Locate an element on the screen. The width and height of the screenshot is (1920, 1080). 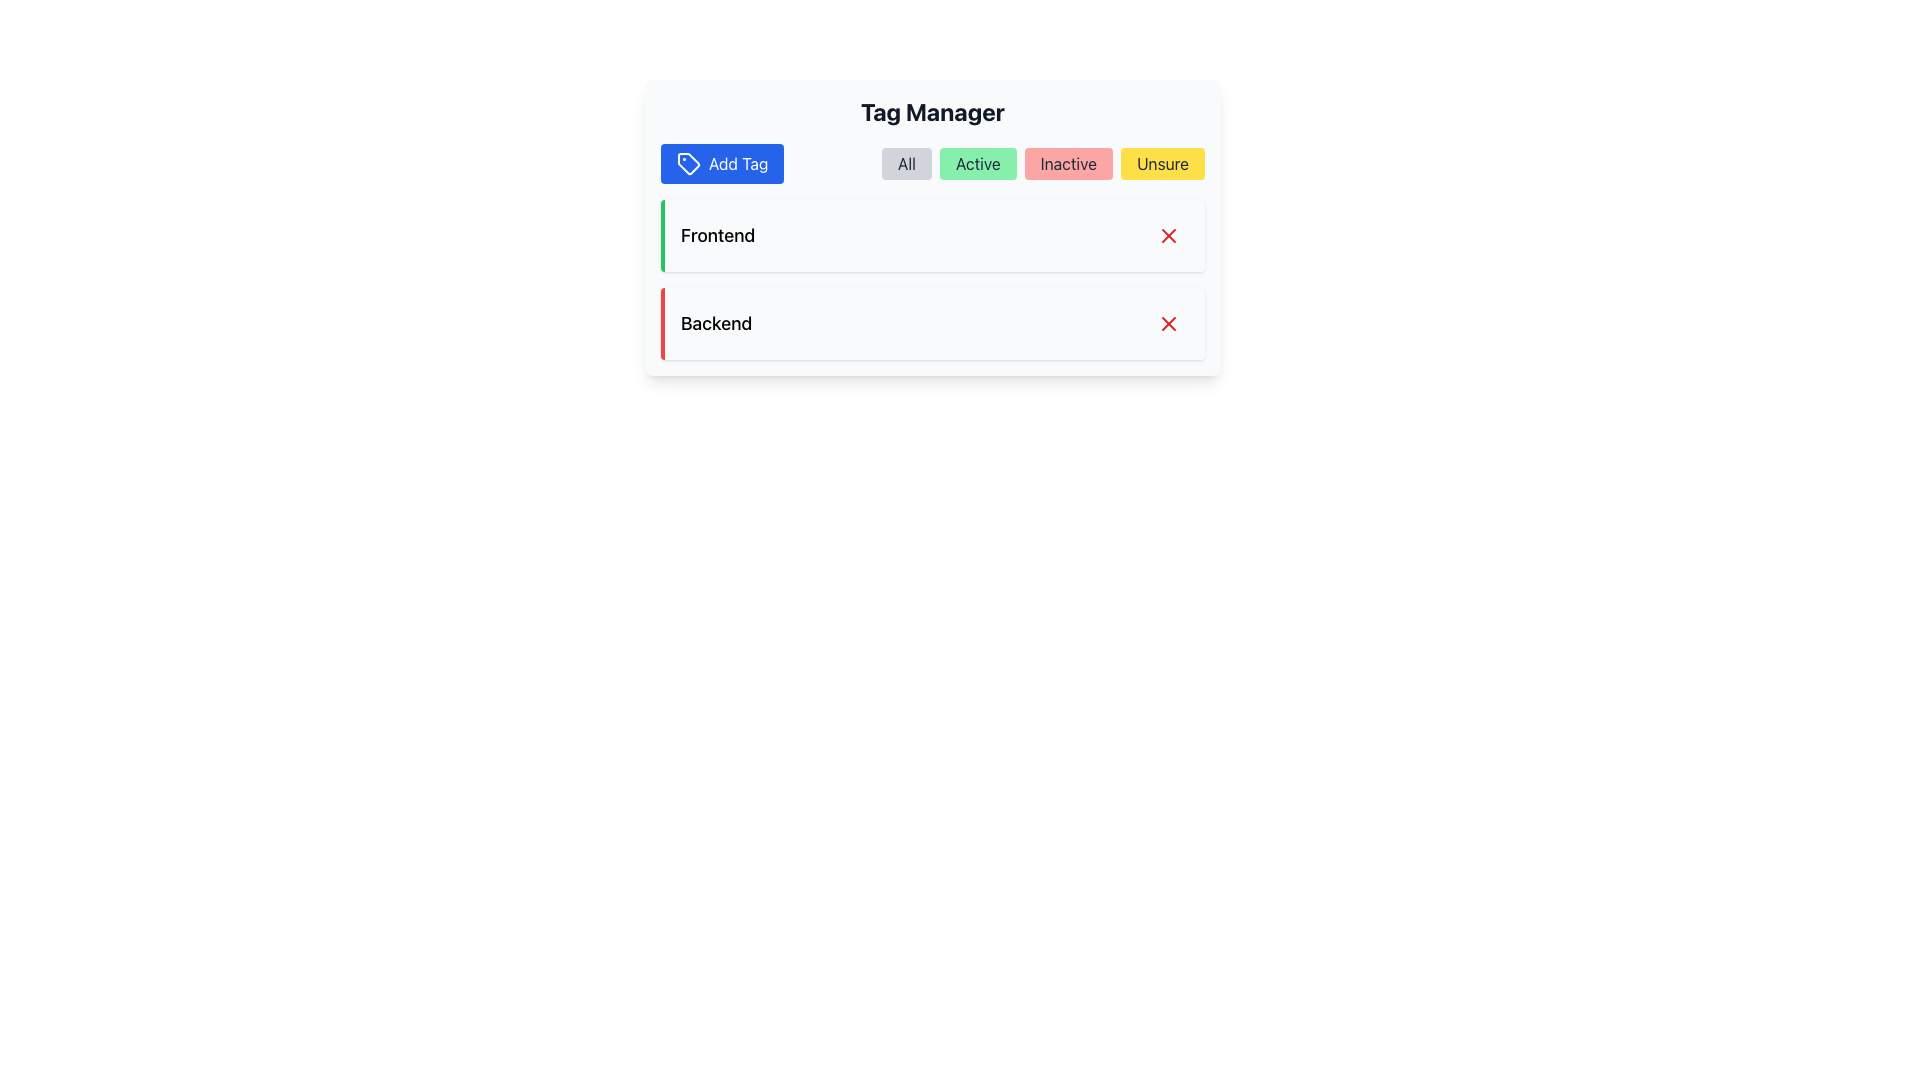
the 'Active' button, which is the second button in the group of four buttons labeled 'All', 'Active', 'Inactive', and 'Unsure', to trigger an interactive effect is located at coordinates (978, 163).